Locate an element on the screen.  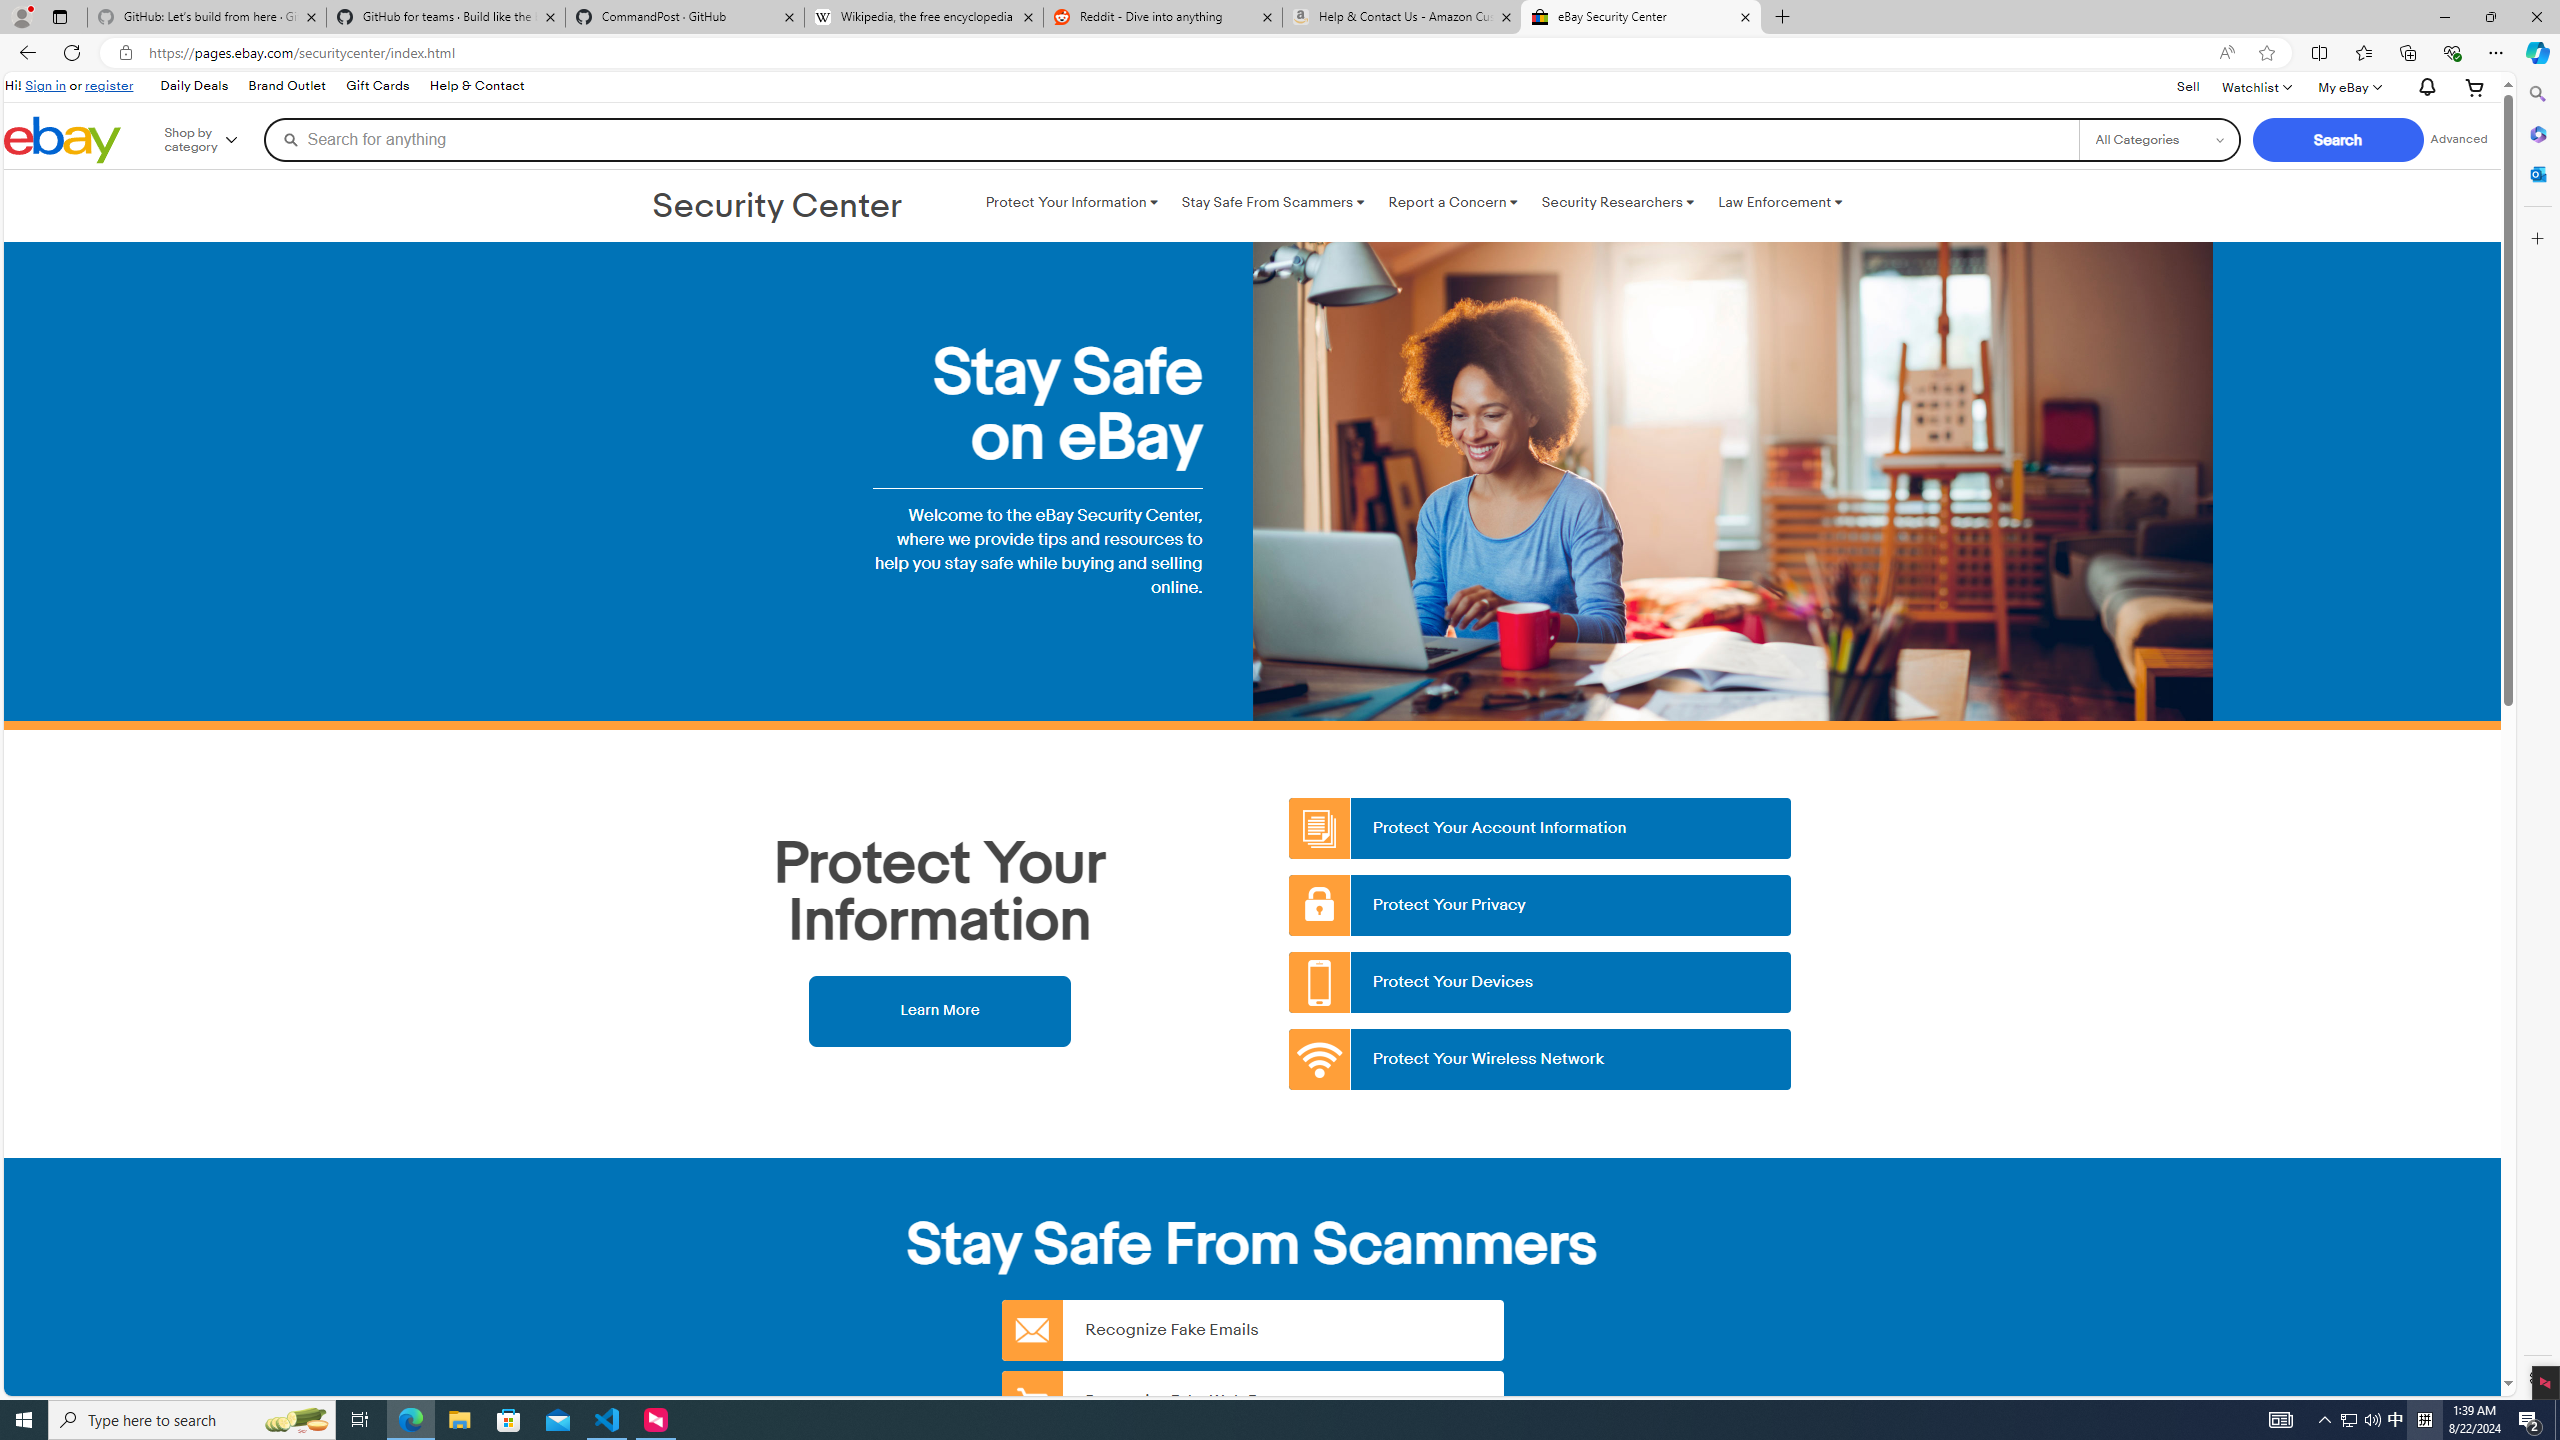
'eBay Security Center' is located at coordinates (1639, 16).